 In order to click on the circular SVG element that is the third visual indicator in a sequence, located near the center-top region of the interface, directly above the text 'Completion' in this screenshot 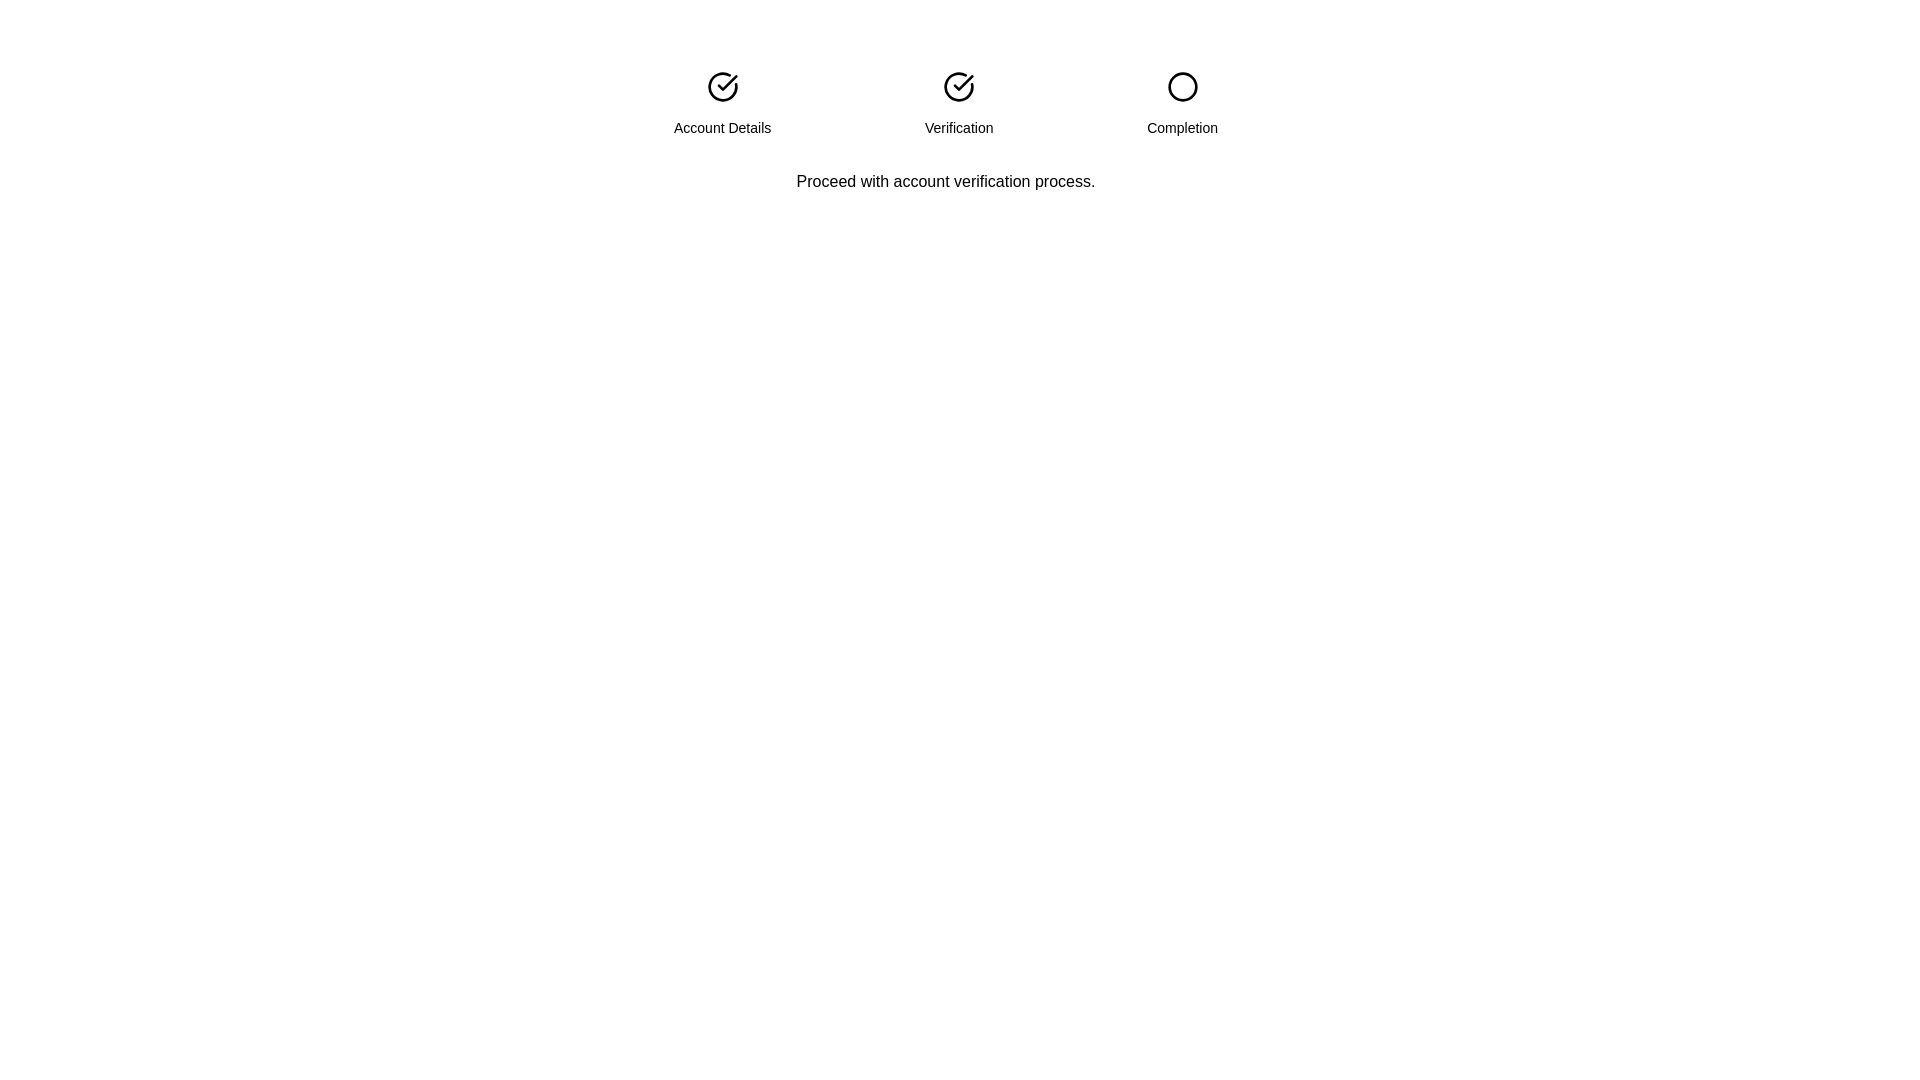, I will do `click(1182, 86)`.